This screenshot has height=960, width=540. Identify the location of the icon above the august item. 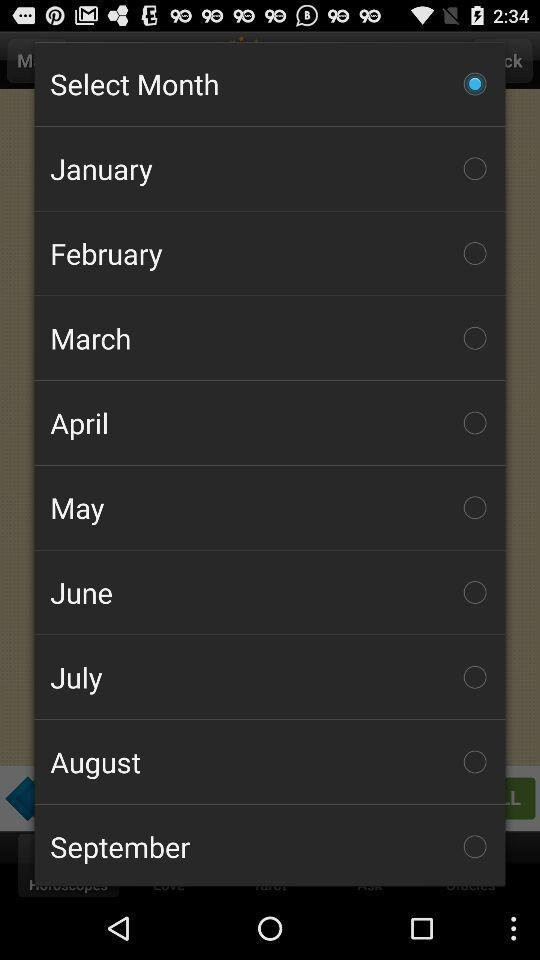
(270, 677).